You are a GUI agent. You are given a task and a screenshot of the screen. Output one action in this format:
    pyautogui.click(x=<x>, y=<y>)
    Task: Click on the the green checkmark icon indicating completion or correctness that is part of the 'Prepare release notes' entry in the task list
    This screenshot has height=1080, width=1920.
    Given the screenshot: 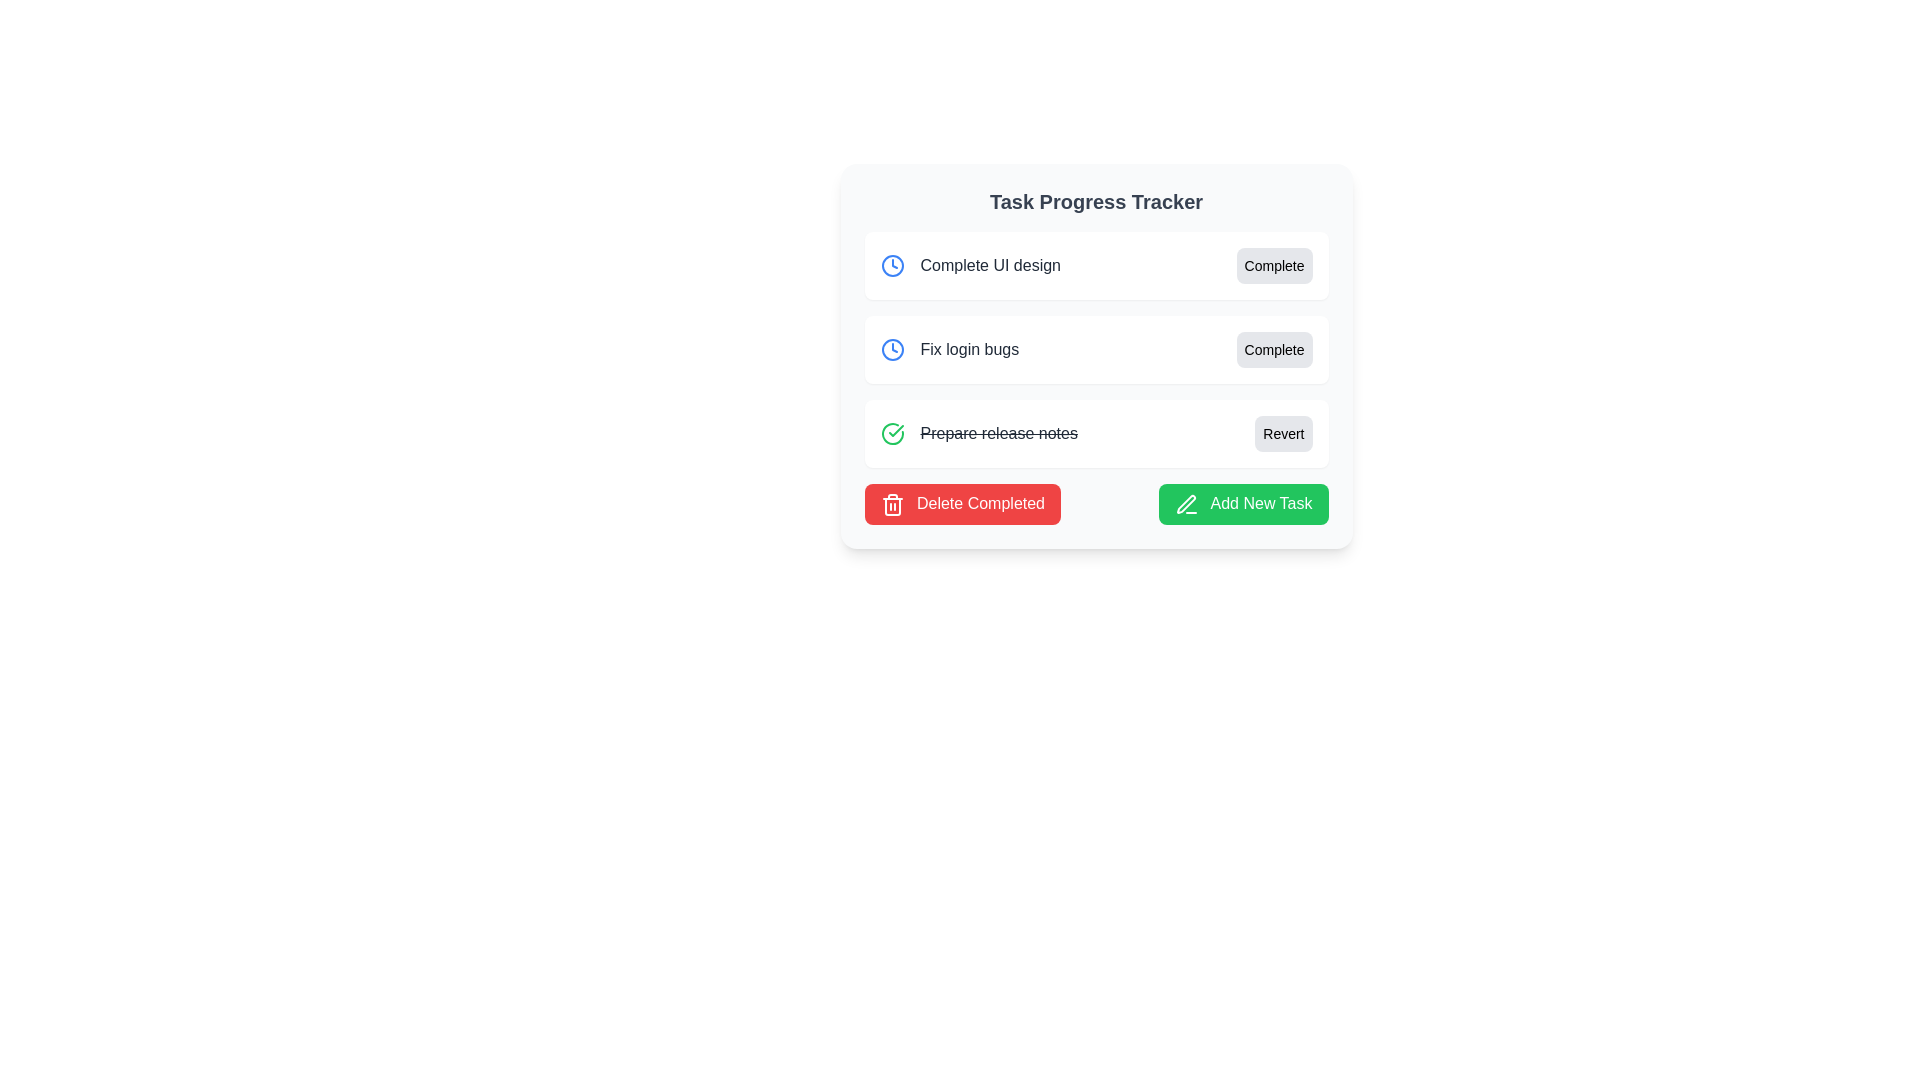 What is the action you would take?
    pyautogui.click(x=895, y=430)
    